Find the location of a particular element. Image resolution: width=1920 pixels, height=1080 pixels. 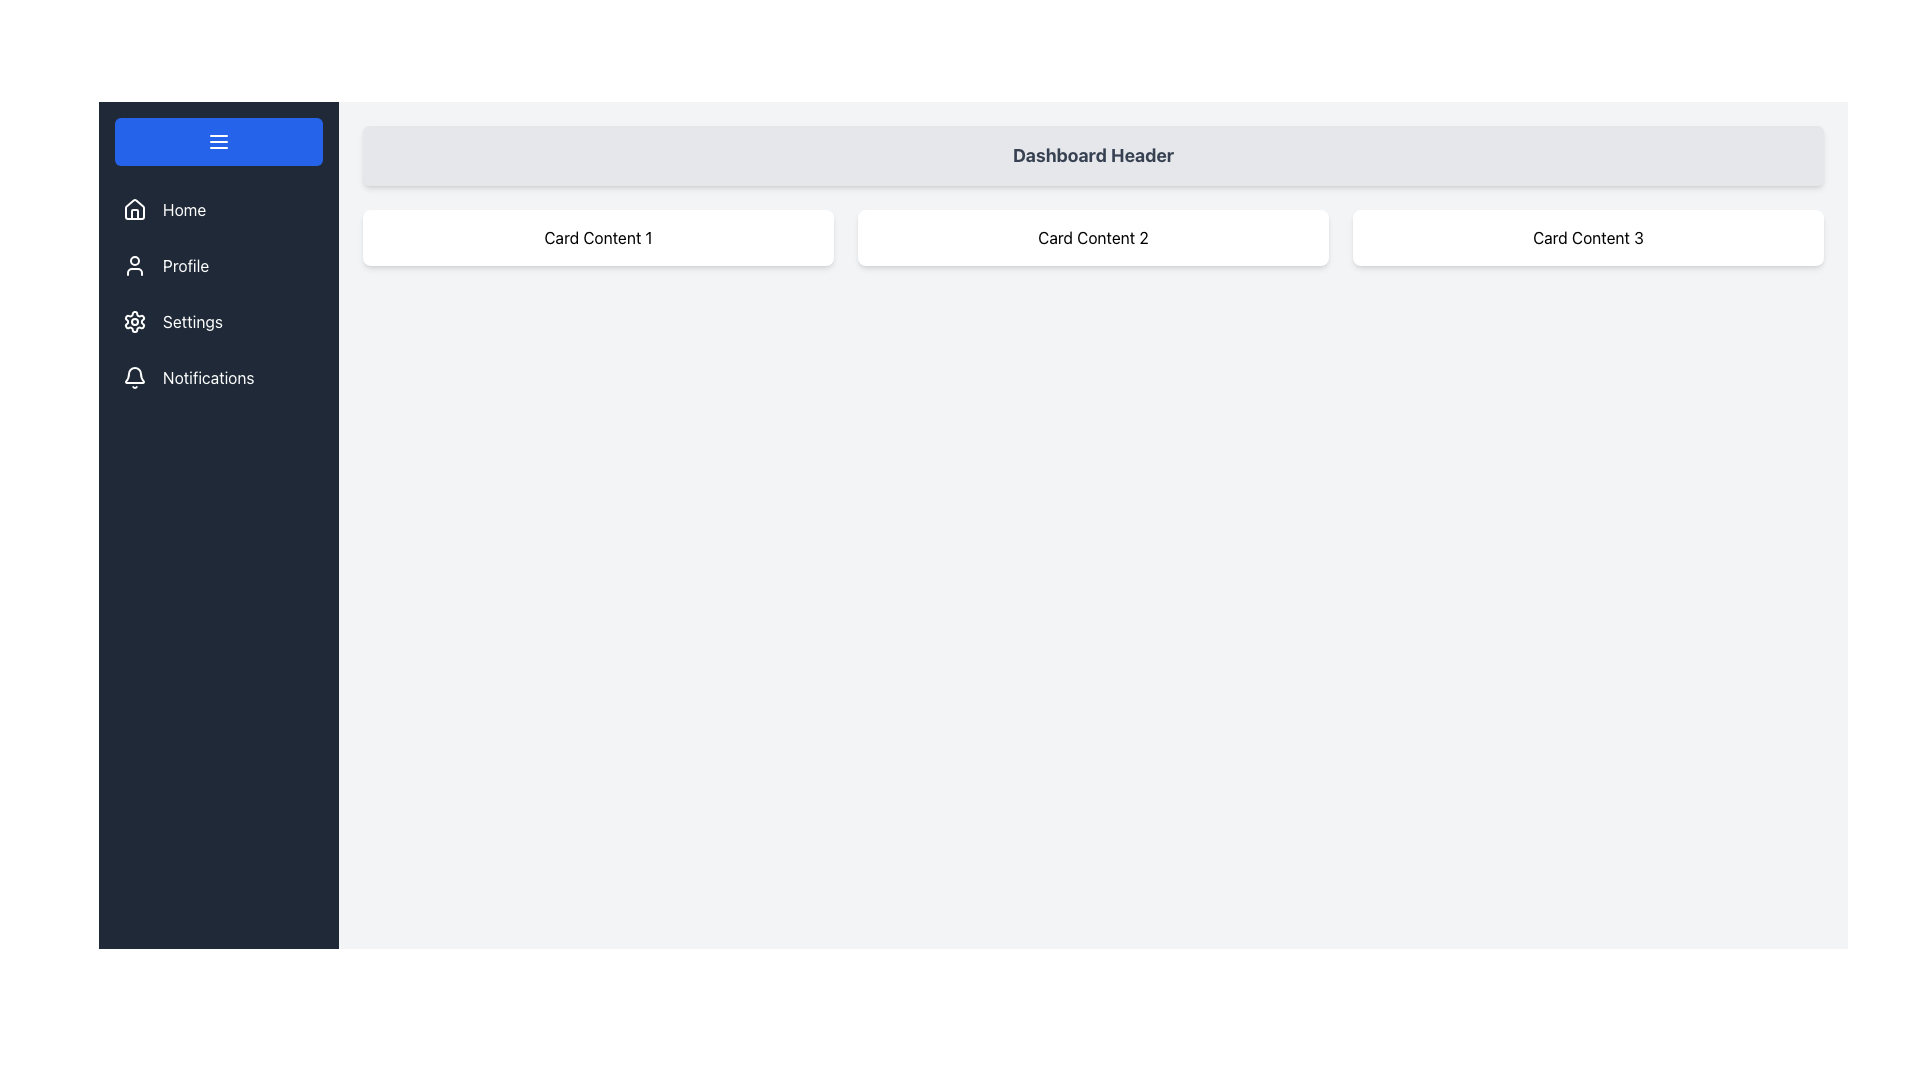

the doorway symbol within the house icon located in the sidebar navigation menu is located at coordinates (133, 214).